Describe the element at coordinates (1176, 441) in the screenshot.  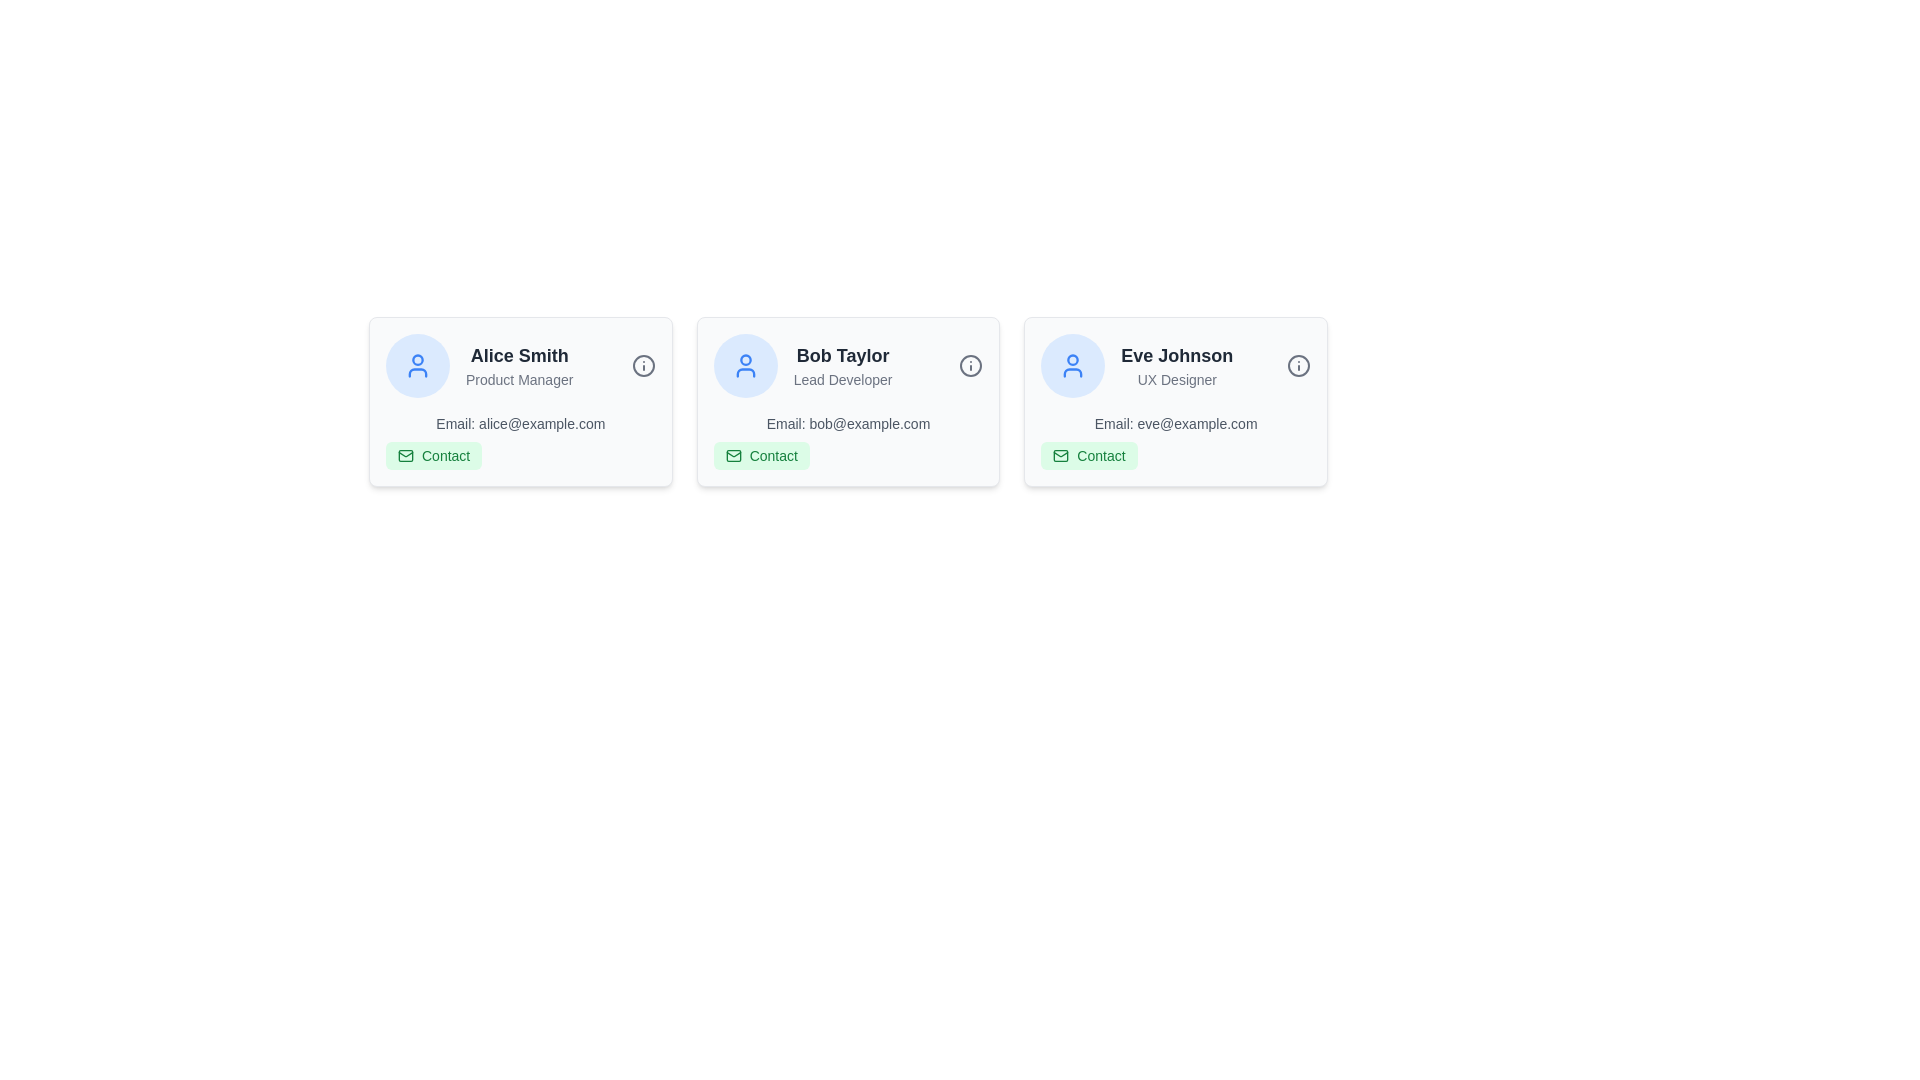
I see `the email address 'eve@example.com' displayed in a smaller, gray font within the card labeled 'Eve Johnson UX Designer' by clicking on it, as it is likely a link` at that location.